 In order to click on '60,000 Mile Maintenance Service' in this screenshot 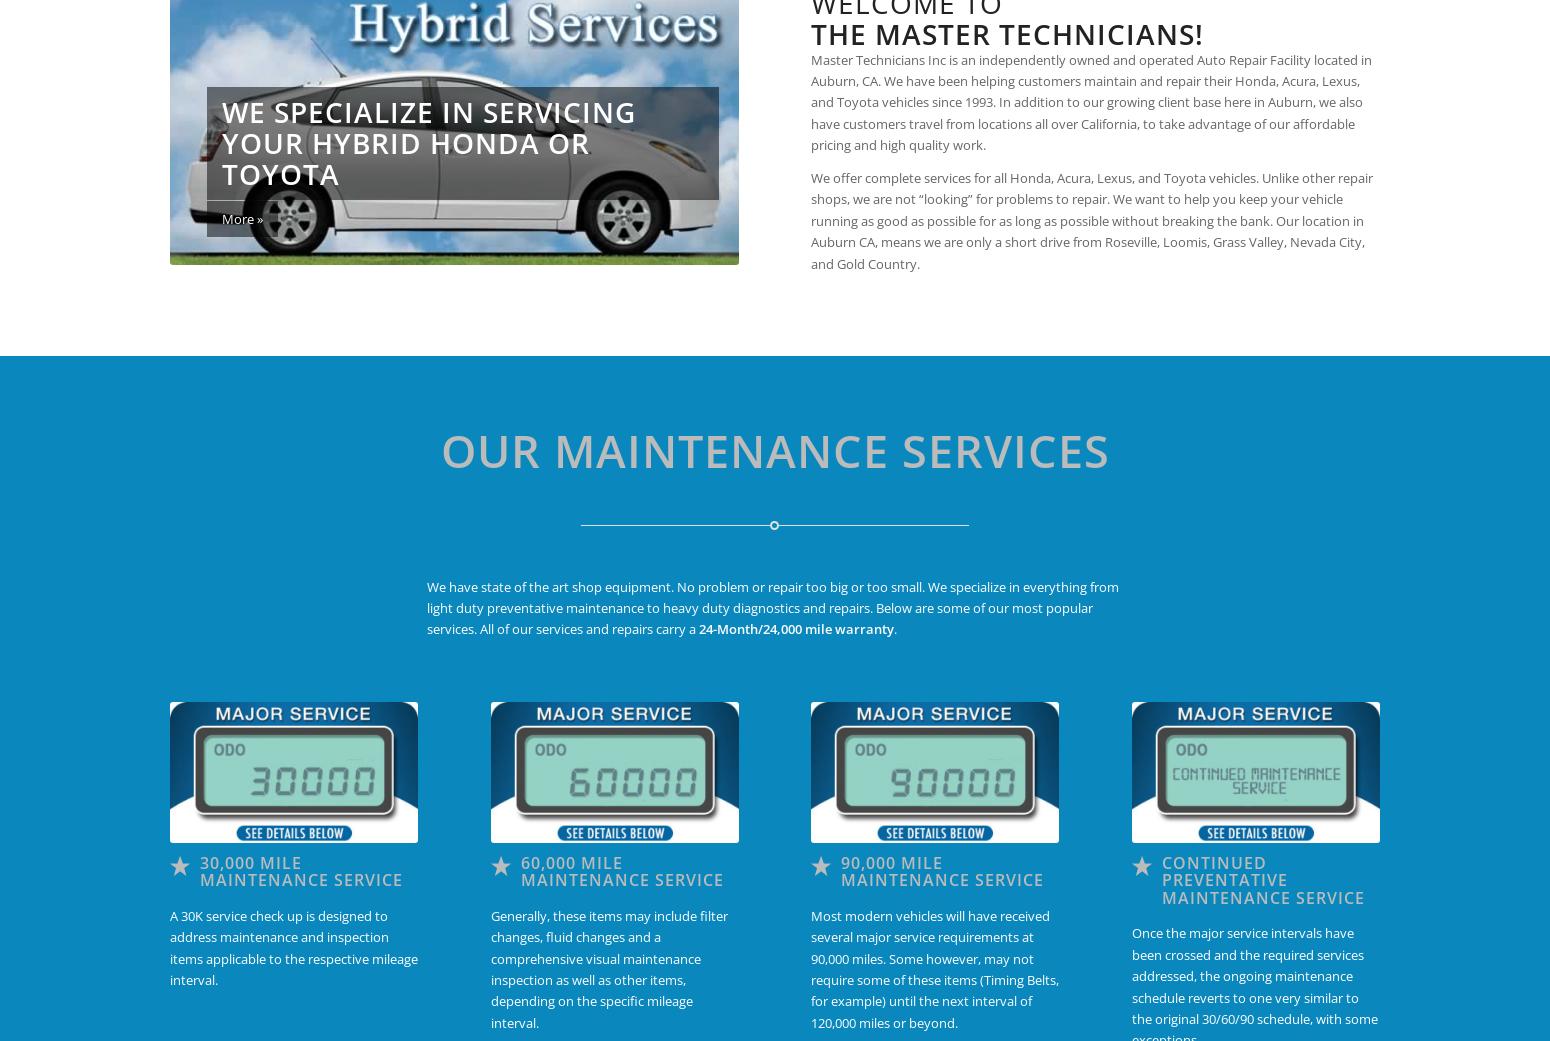, I will do `click(620, 870)`.